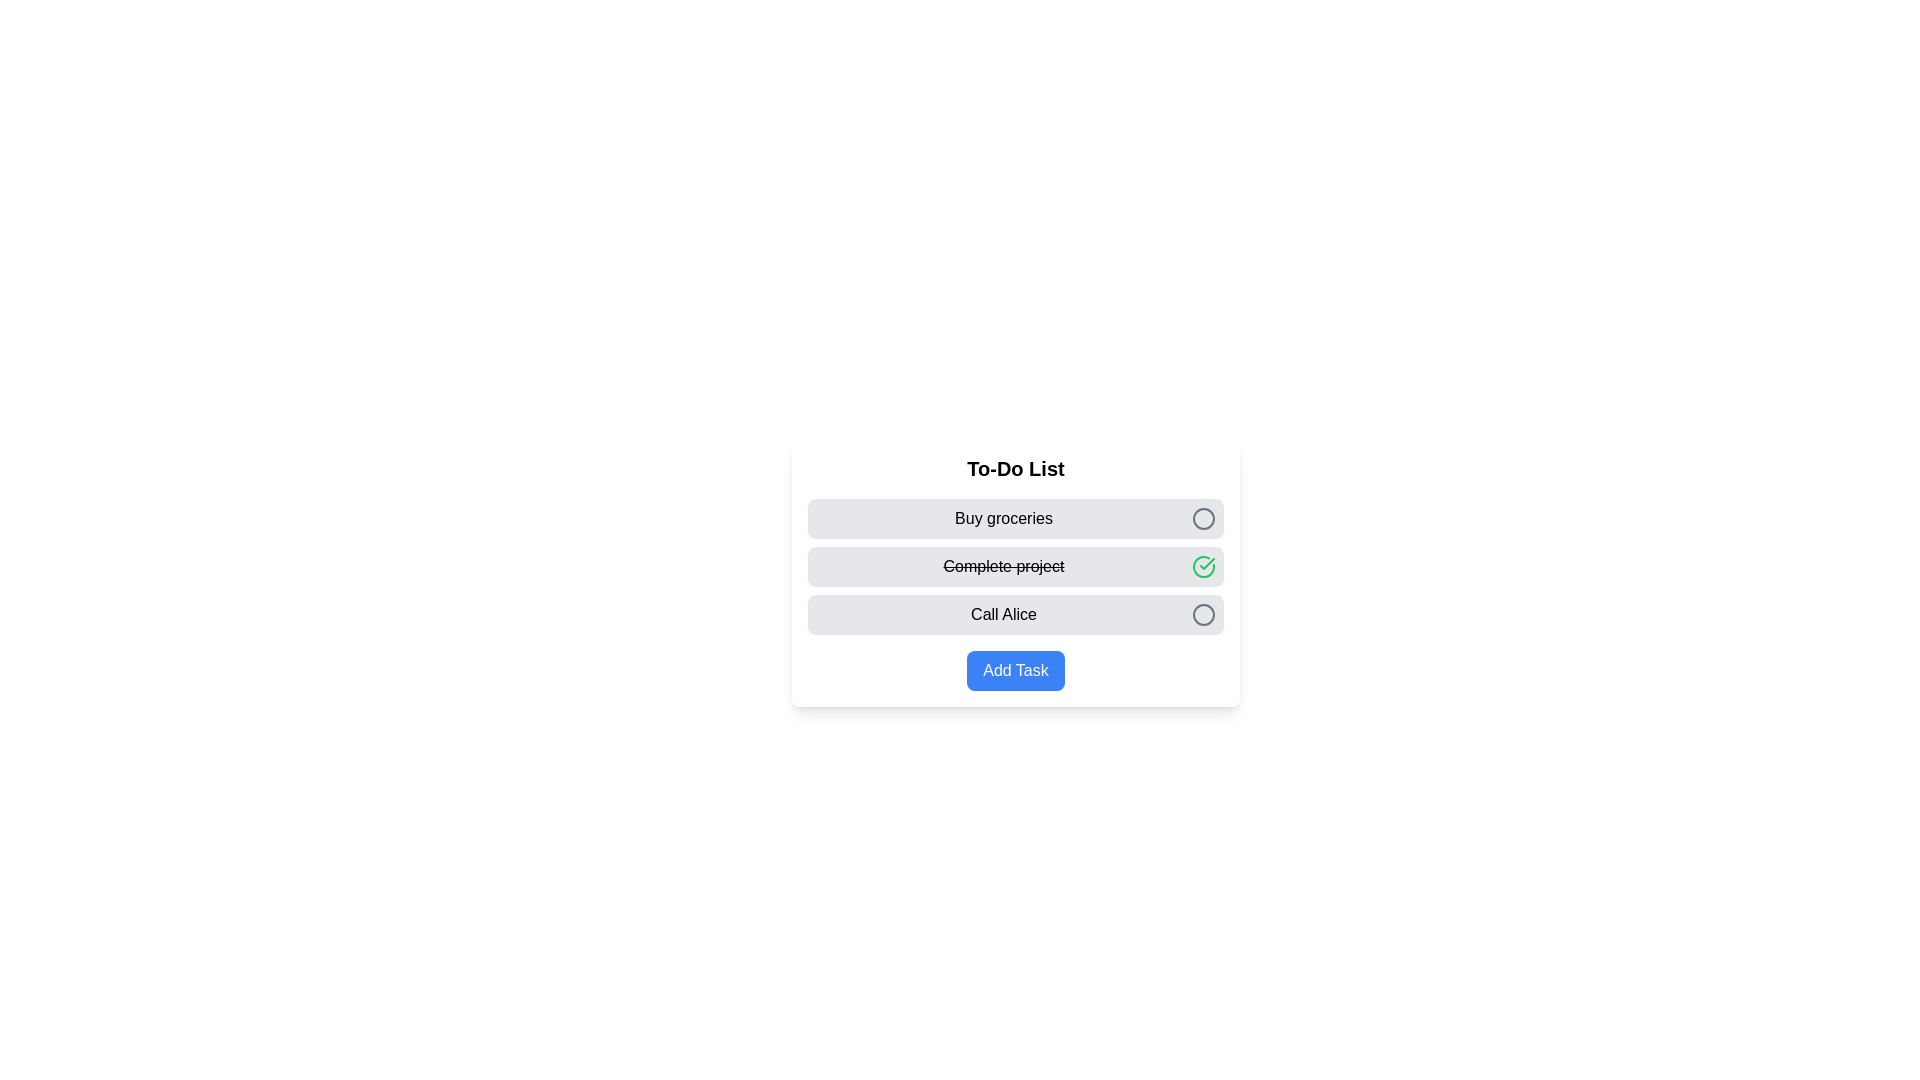 The height and width of the screenshot is (1080, 1920). I want to click on the completed task text label 'Complete project' in the to-do list, which is styled with a strikethrough to indicate it has been marked as completed, so click(1003, 567).